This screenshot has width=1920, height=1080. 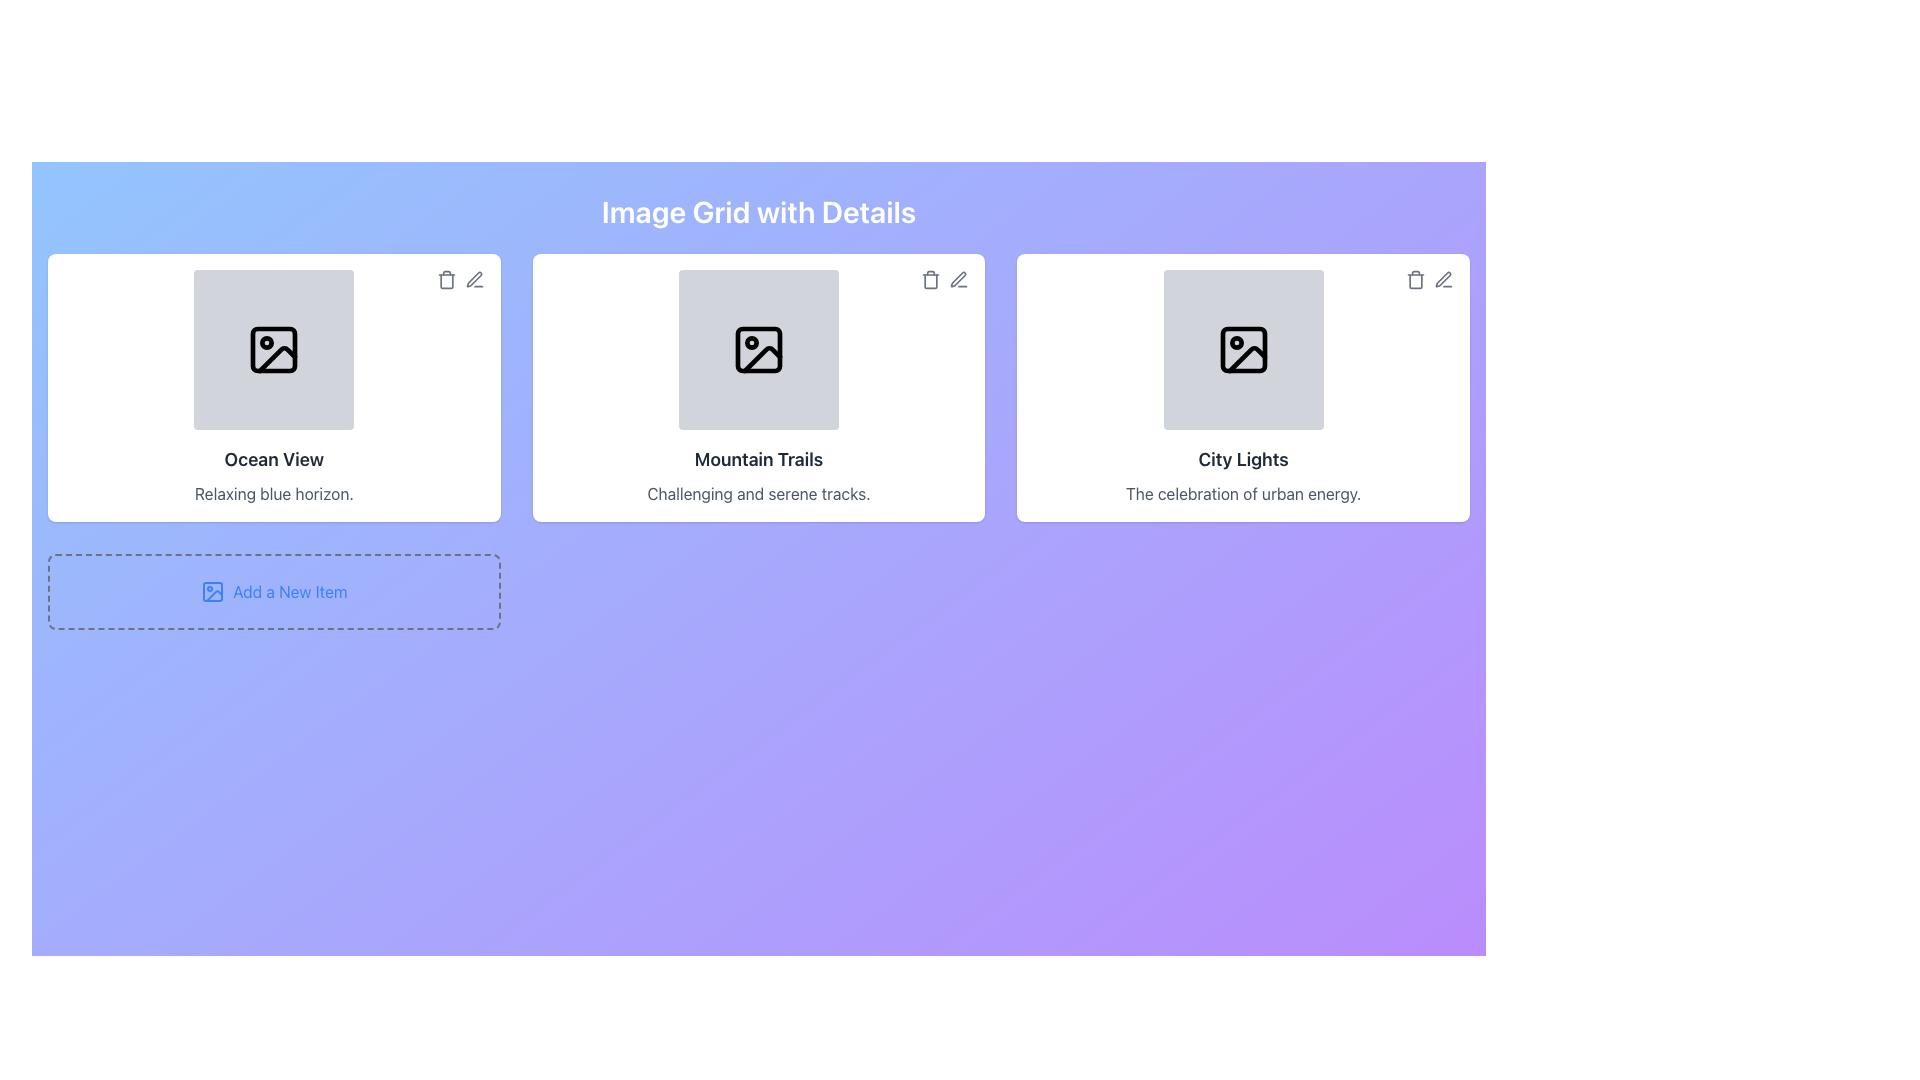 I want to click on the small circle within the image icon of the card labeled 'Mountain Trails', located in the upper left portion of the graphic composition, so click(x=751, y=342).